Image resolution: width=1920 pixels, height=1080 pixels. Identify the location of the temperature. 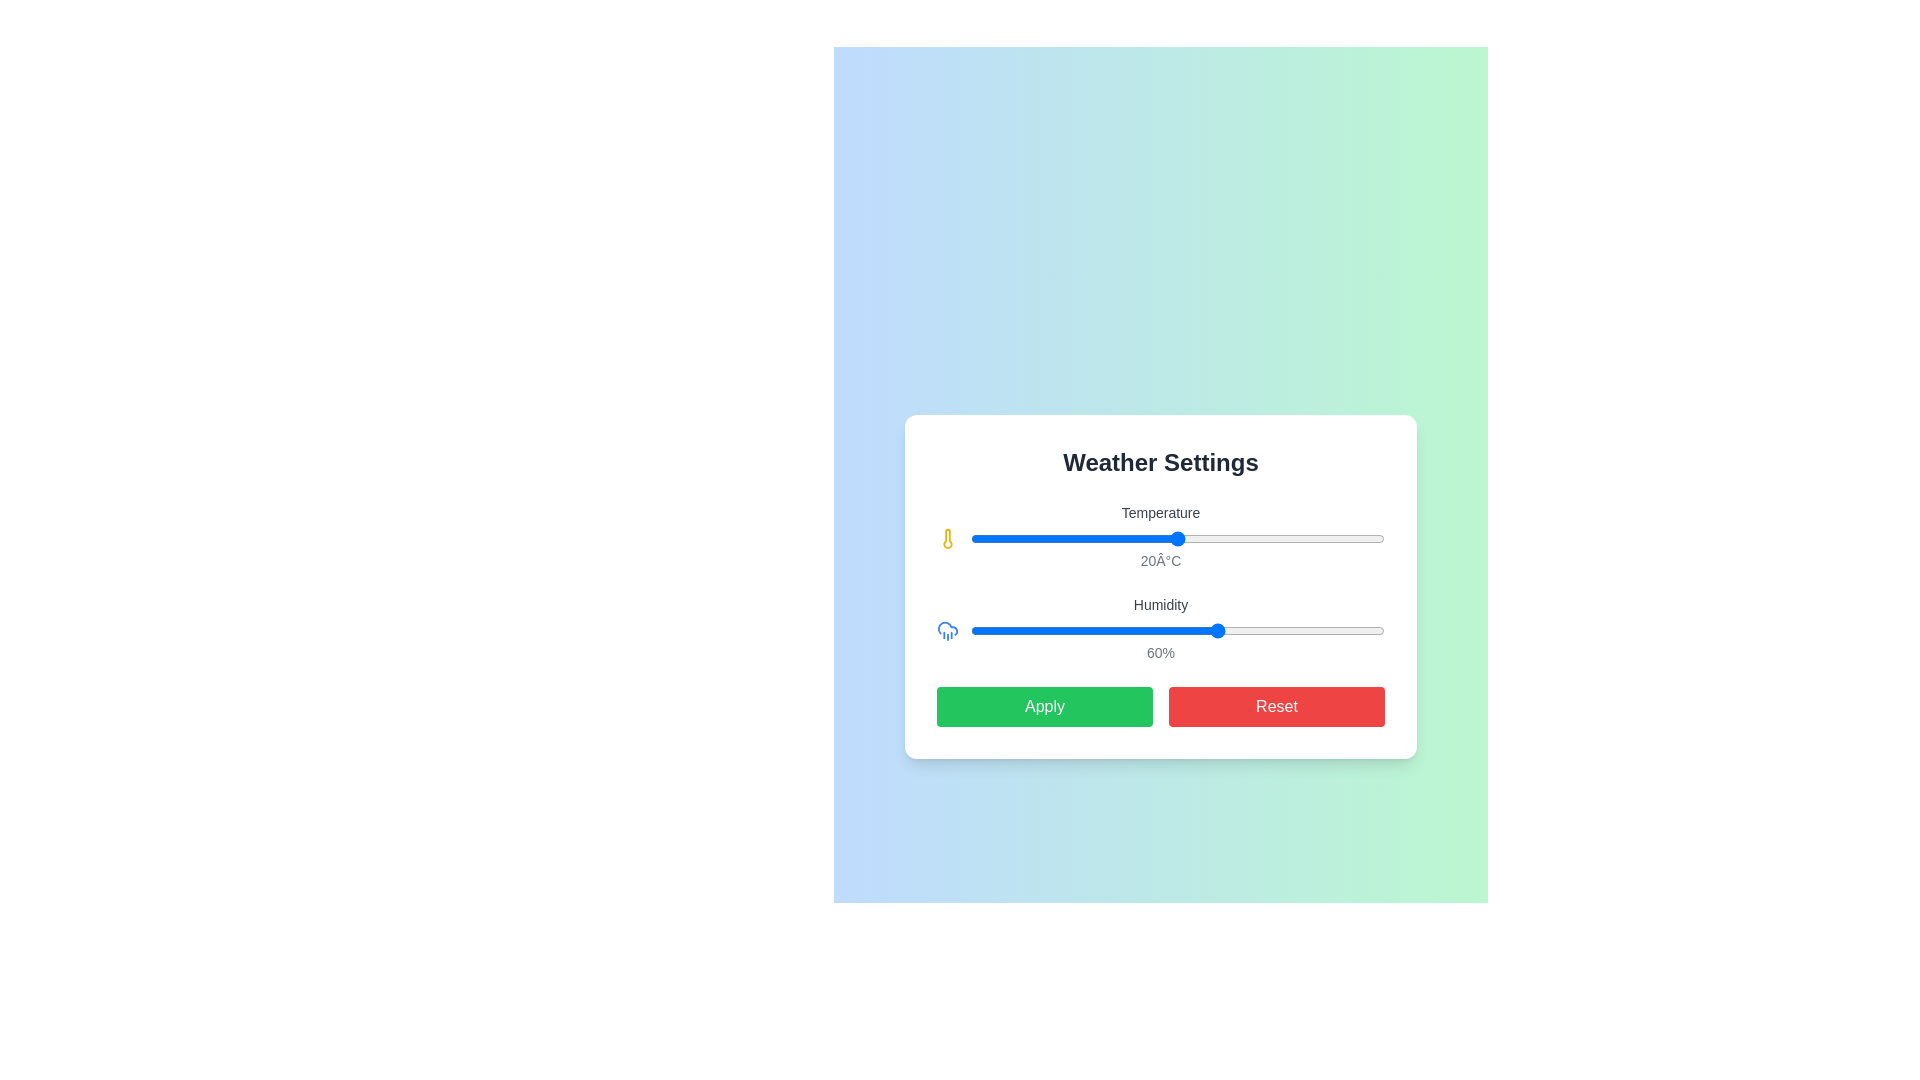
(1281, 538).